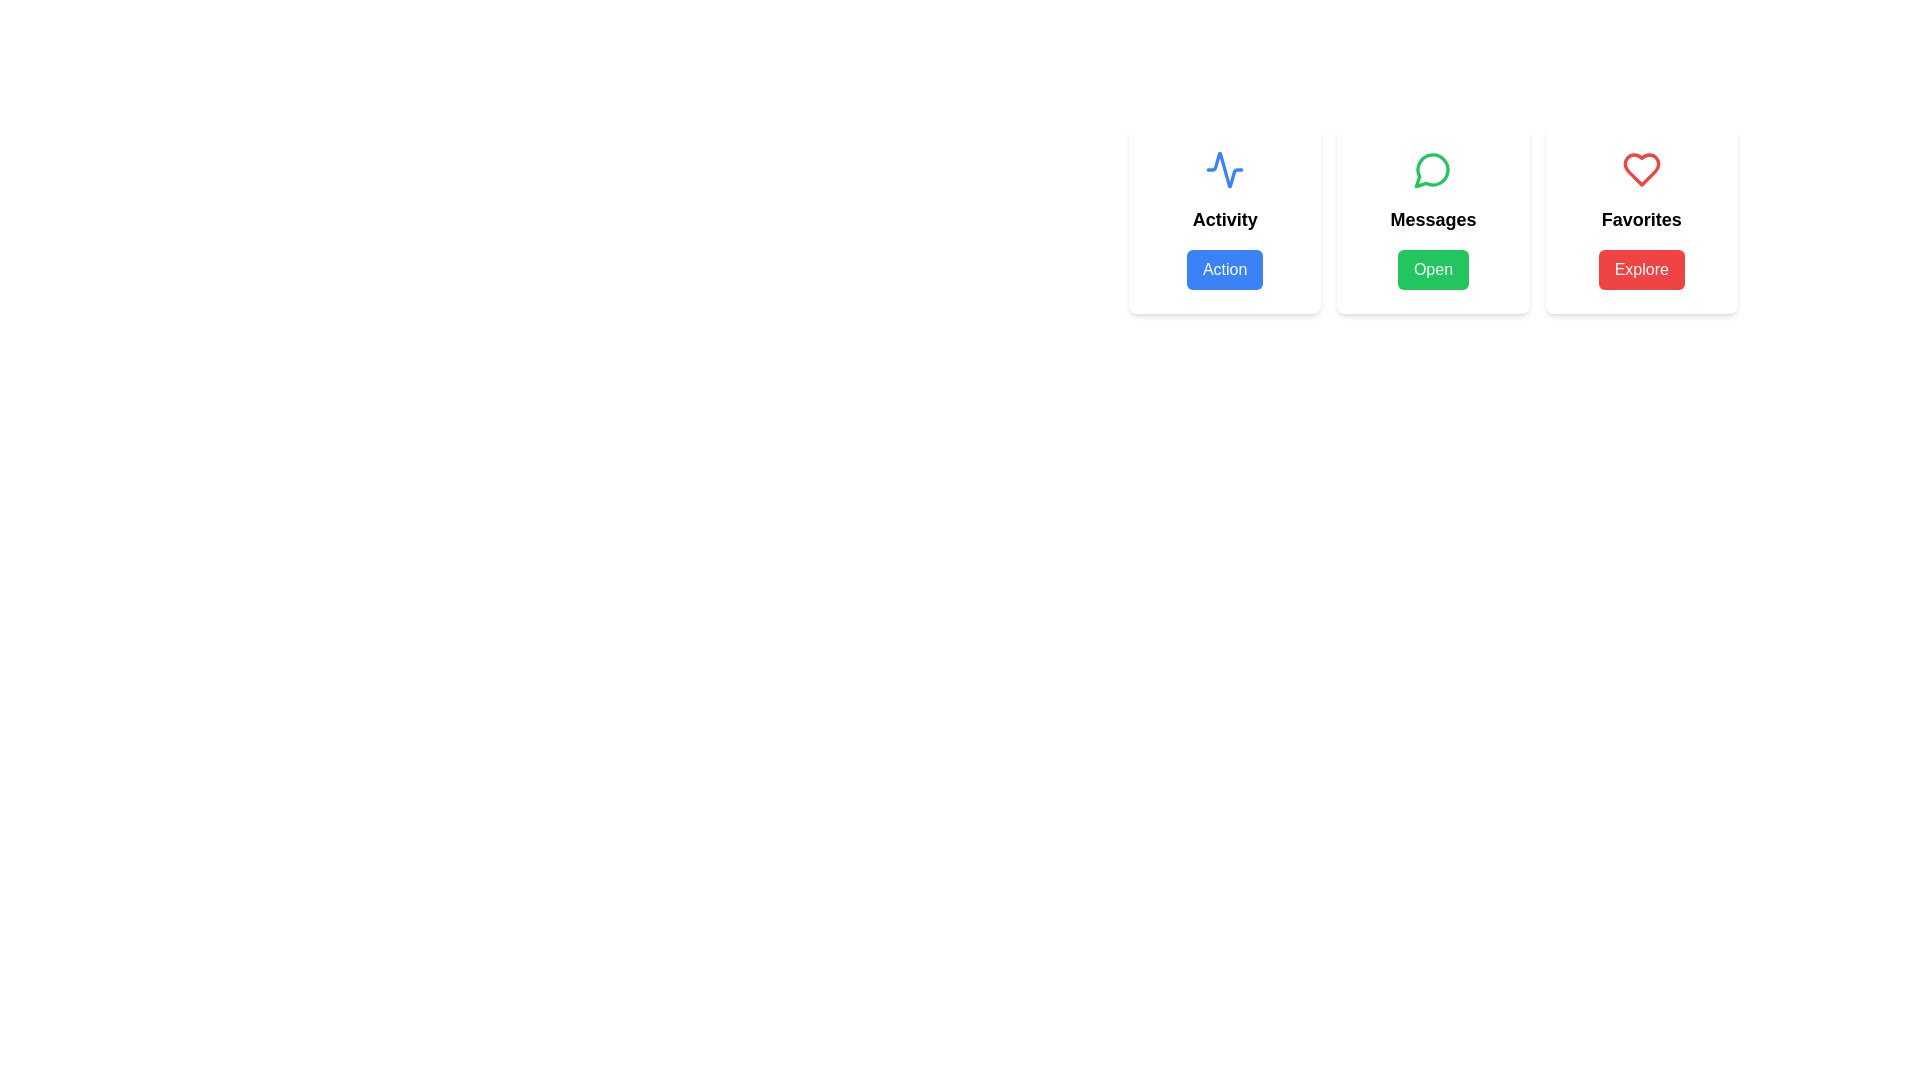 The height and width of the screenshot is (1080, 1920). What do you see at coordinates (1641, 168) in the screenshot?
I see `the decorative icon associated with the Favorites feature located at the top of the rightmost card in a group of three horizontally aligned cards` at bounding box center [1641, 168].